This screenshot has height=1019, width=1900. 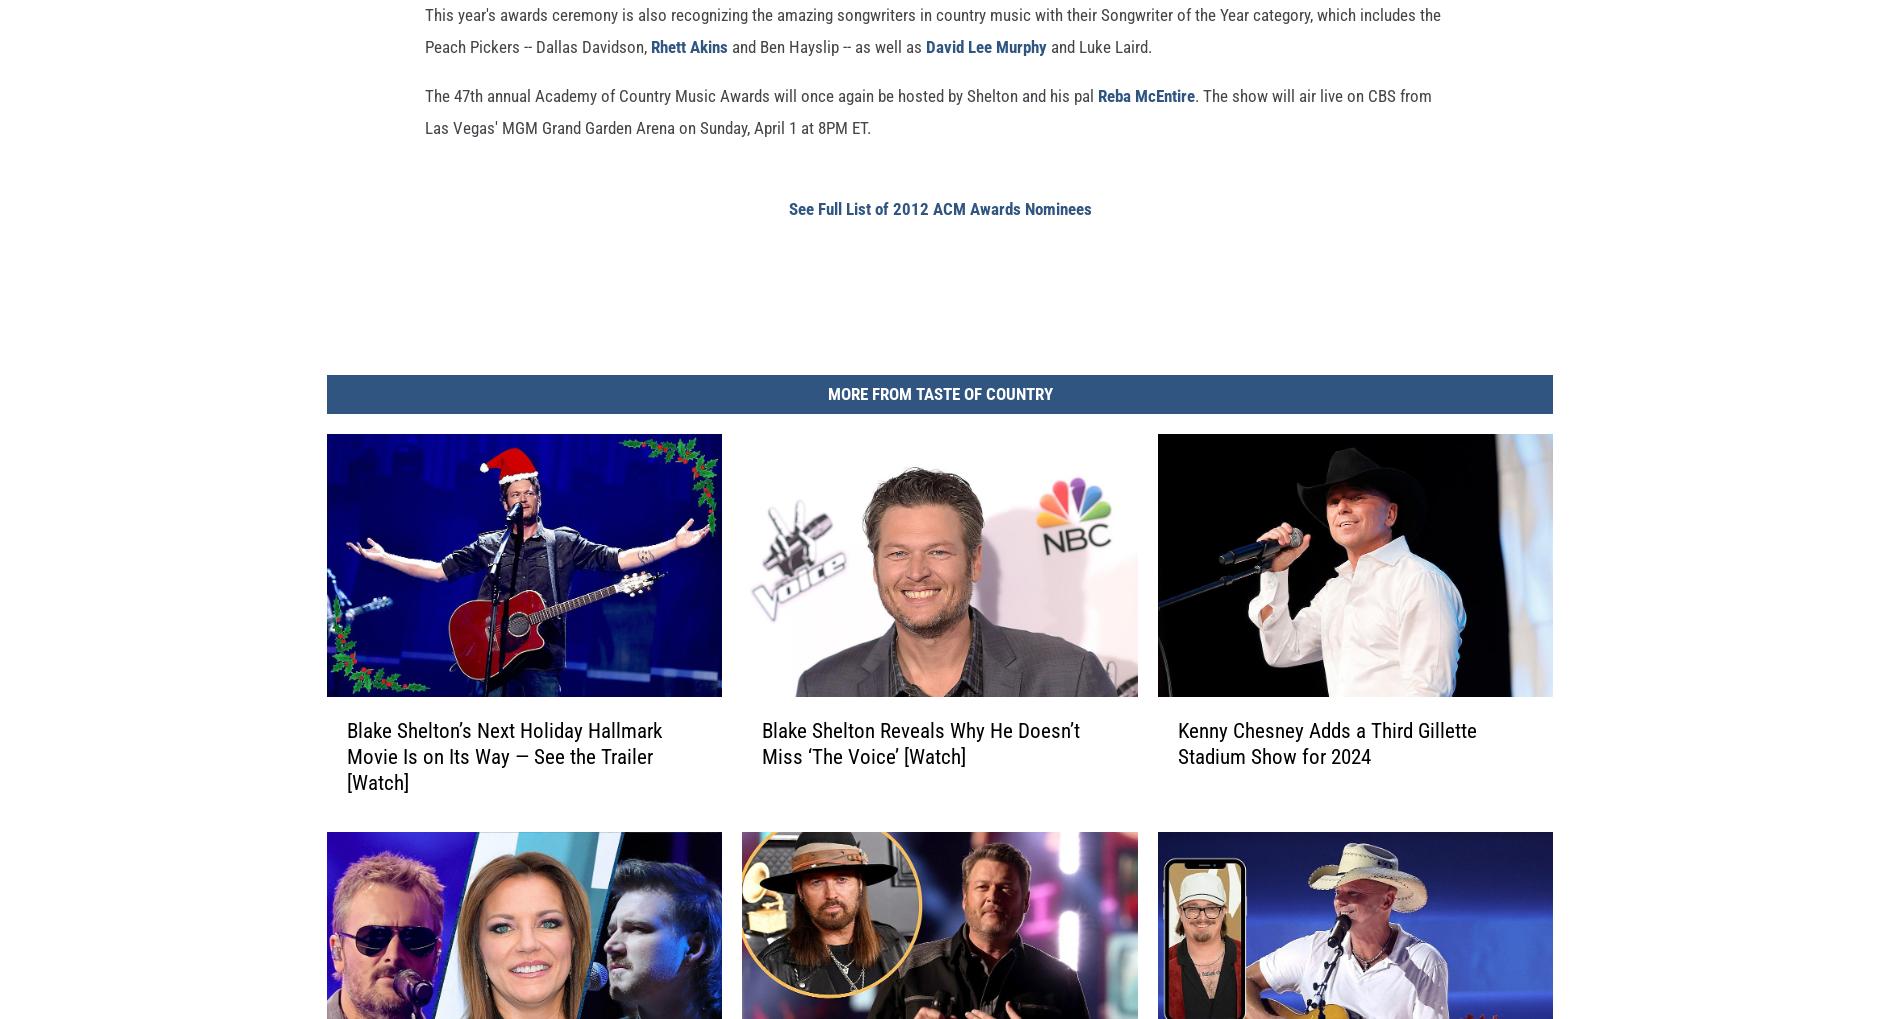 What do you see at coordinates (424, 62) in the screenshot?
I see `'This year's awards ceremony is also recognizing the amazing songwriters in country music with their Songwriter of the Year category, which includes the Peach Pickers -- Dallas Davidson,'` at bounding box center [424, 62].